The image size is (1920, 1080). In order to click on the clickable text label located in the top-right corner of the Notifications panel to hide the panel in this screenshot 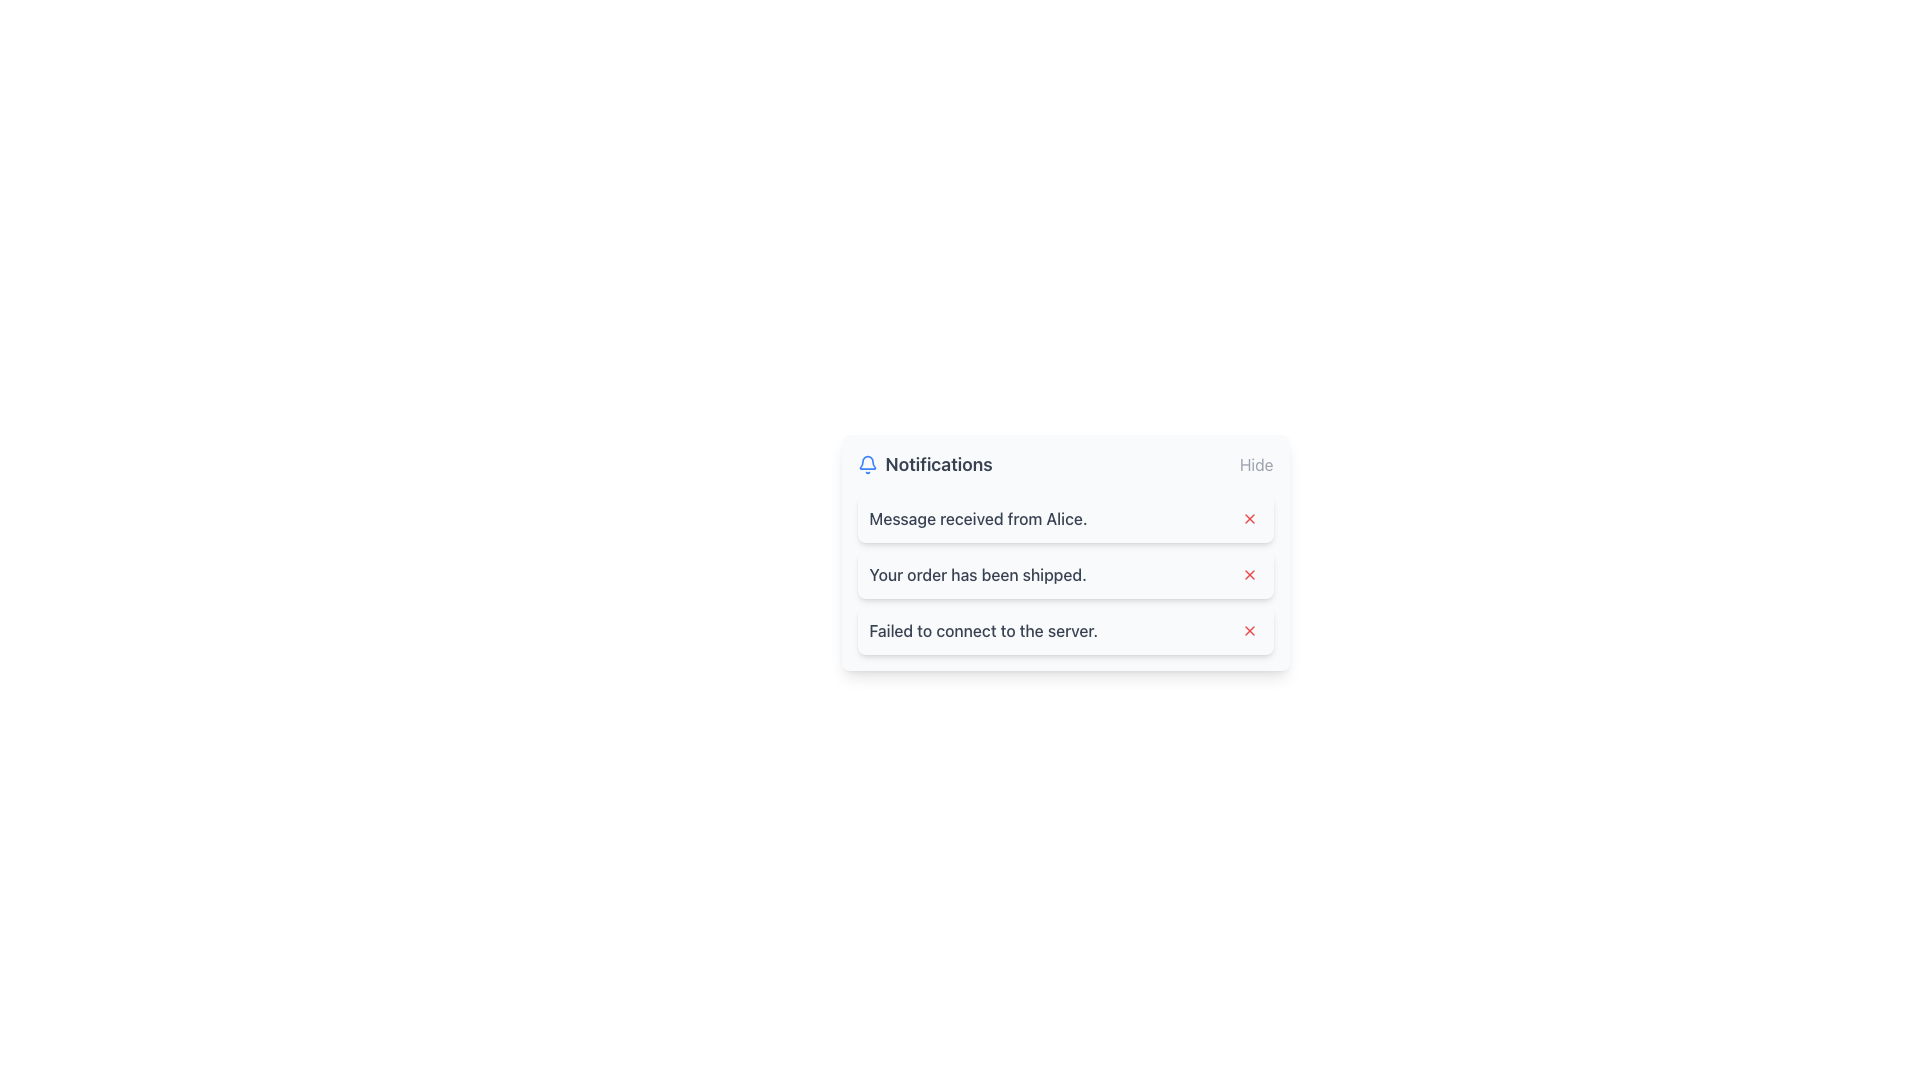, I will do `click(1255, 465)`.